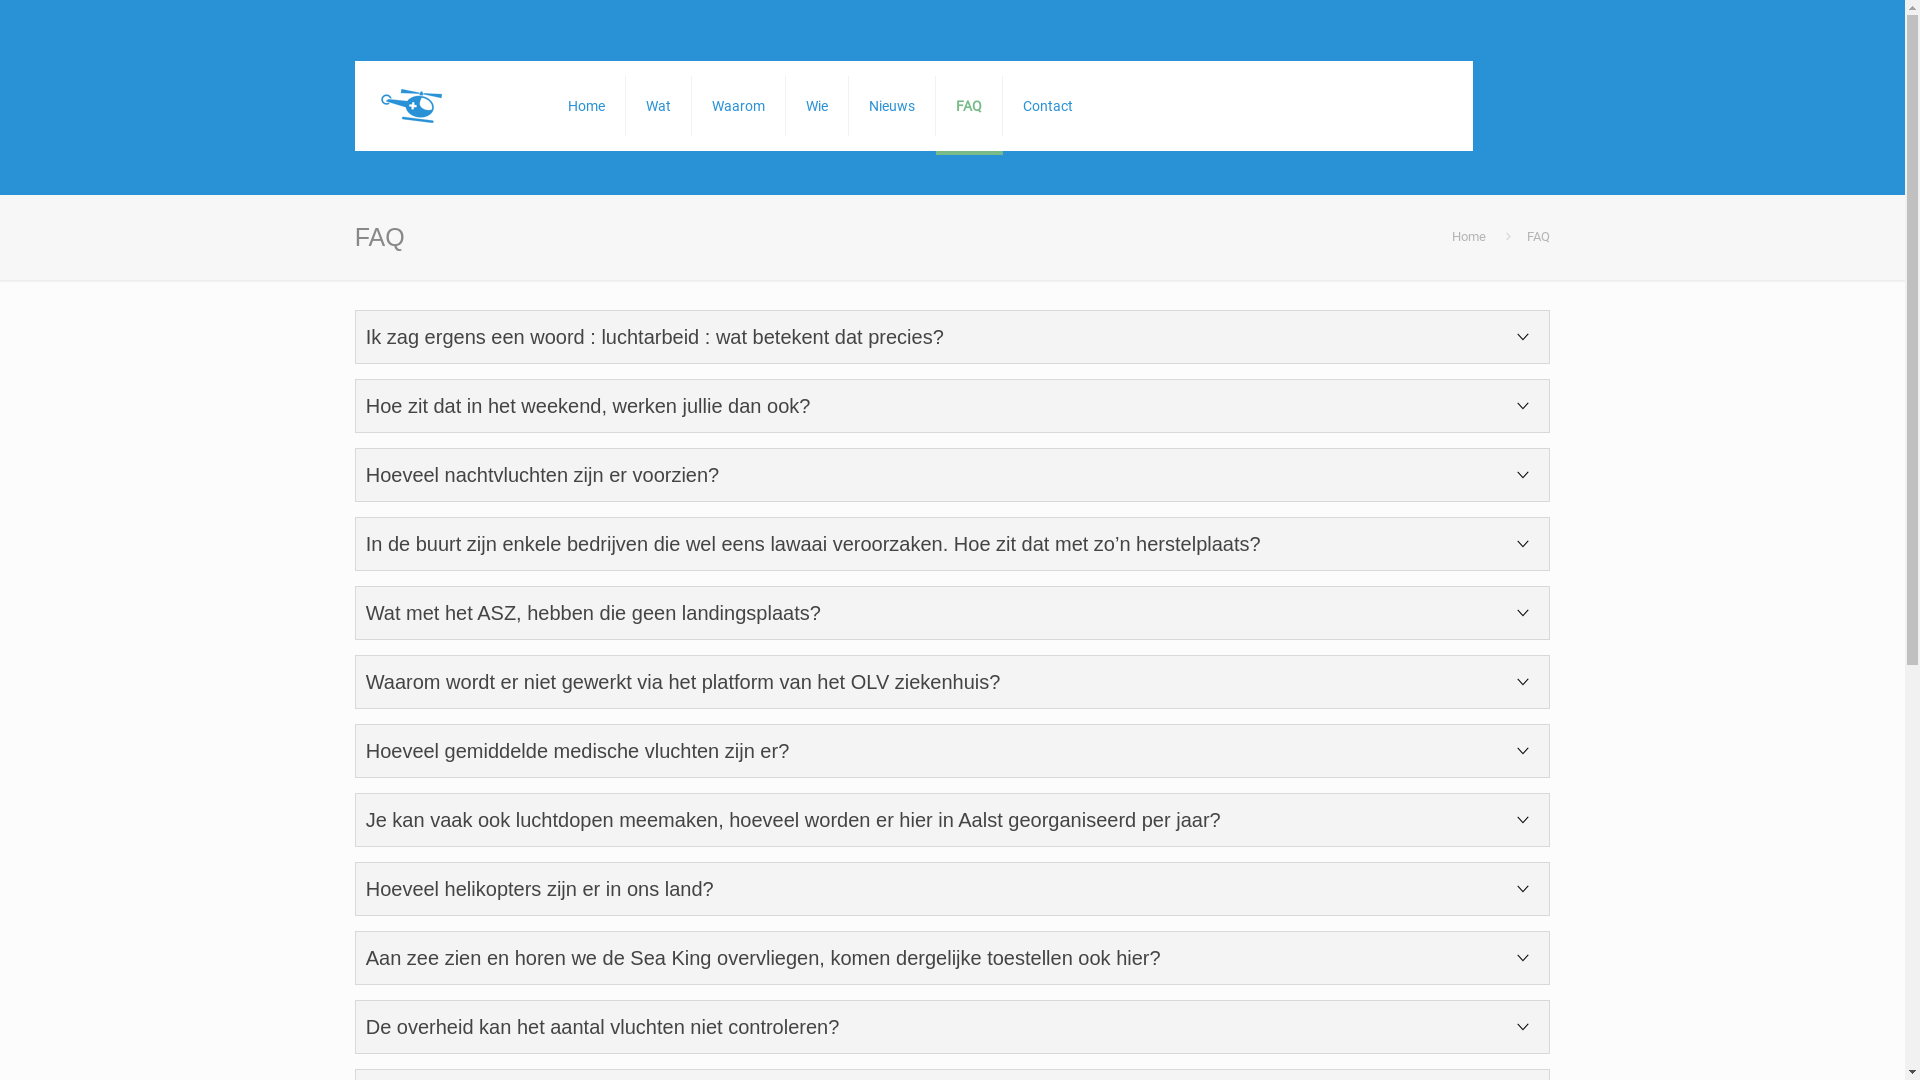  Describe the element at coordinates (1451, 235) in the screenshot. I see `'Home'` at that location.